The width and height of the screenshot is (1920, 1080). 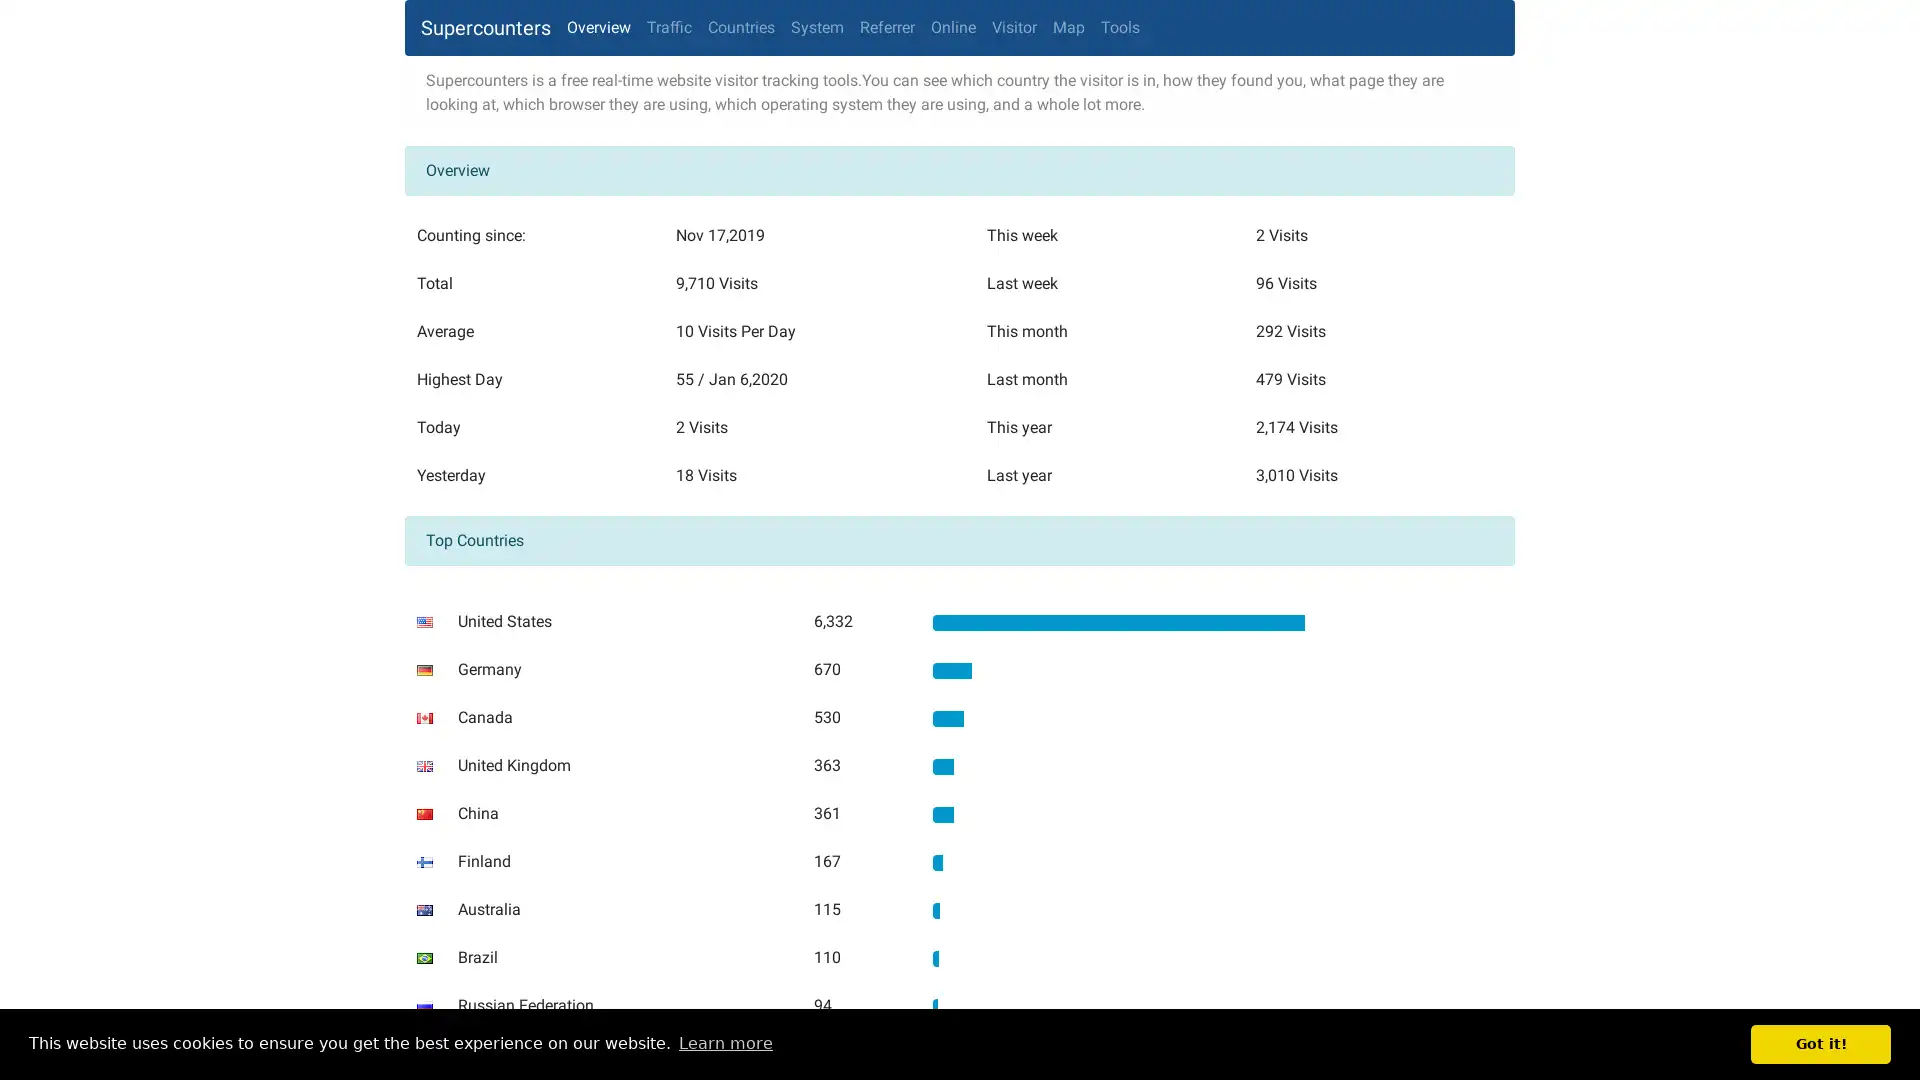 I want to click on learn more about cookies, so click(x=724, y=1043).